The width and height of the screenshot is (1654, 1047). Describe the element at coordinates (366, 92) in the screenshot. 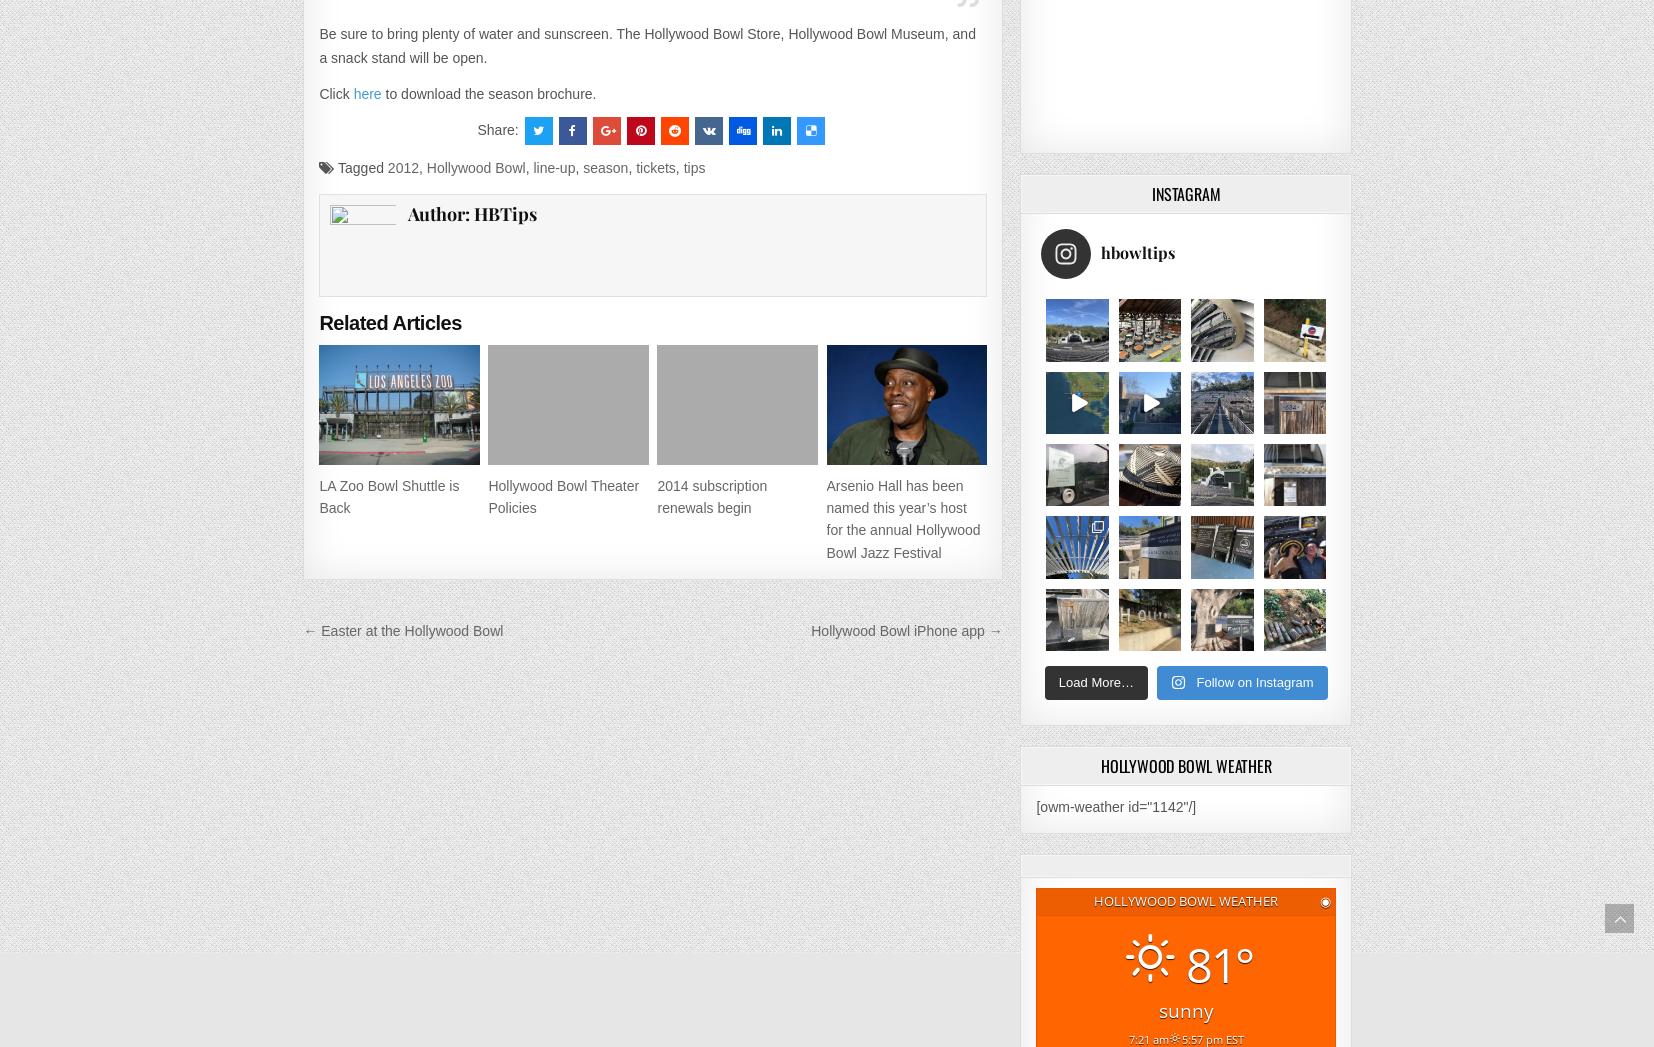

I see `'here'` at that location.